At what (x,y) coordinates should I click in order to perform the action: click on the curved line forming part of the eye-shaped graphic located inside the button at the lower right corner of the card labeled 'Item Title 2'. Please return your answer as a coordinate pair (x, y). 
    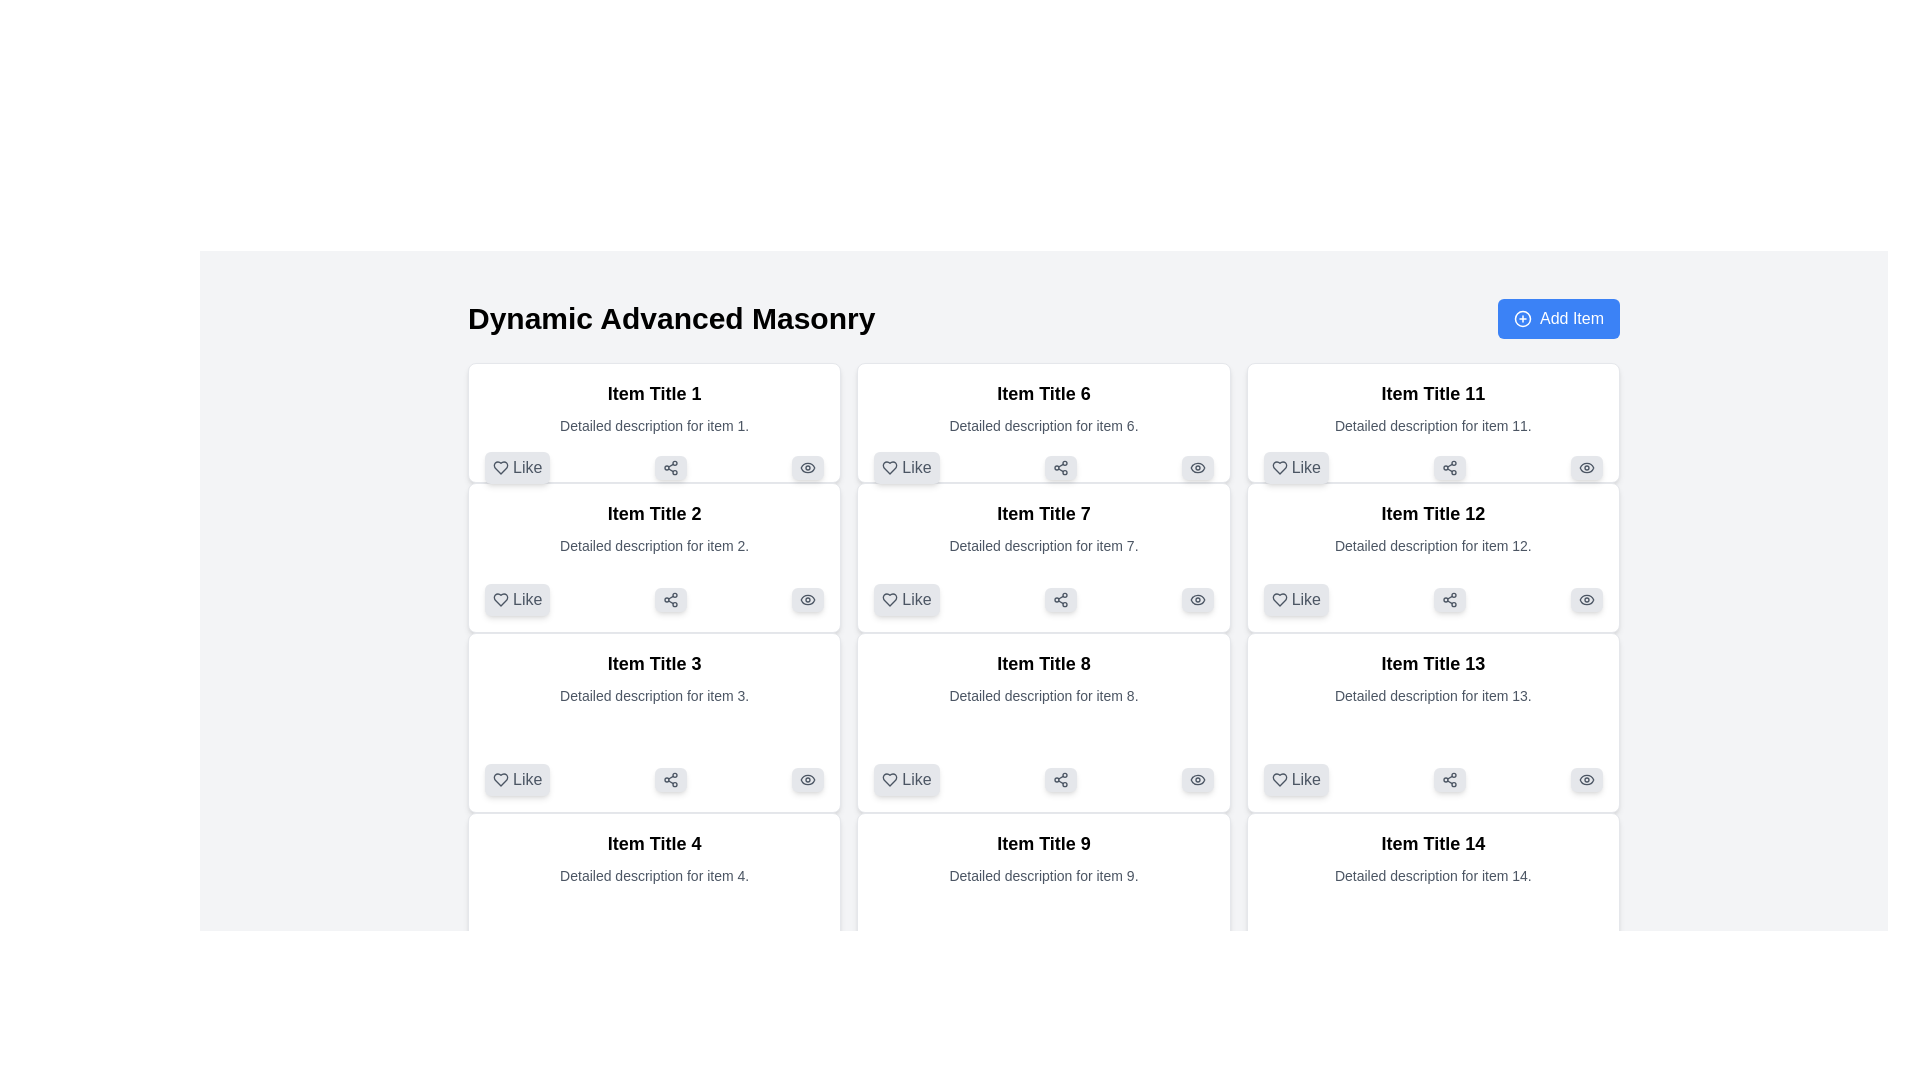
    Looking at the image, I should click on (808, 467).